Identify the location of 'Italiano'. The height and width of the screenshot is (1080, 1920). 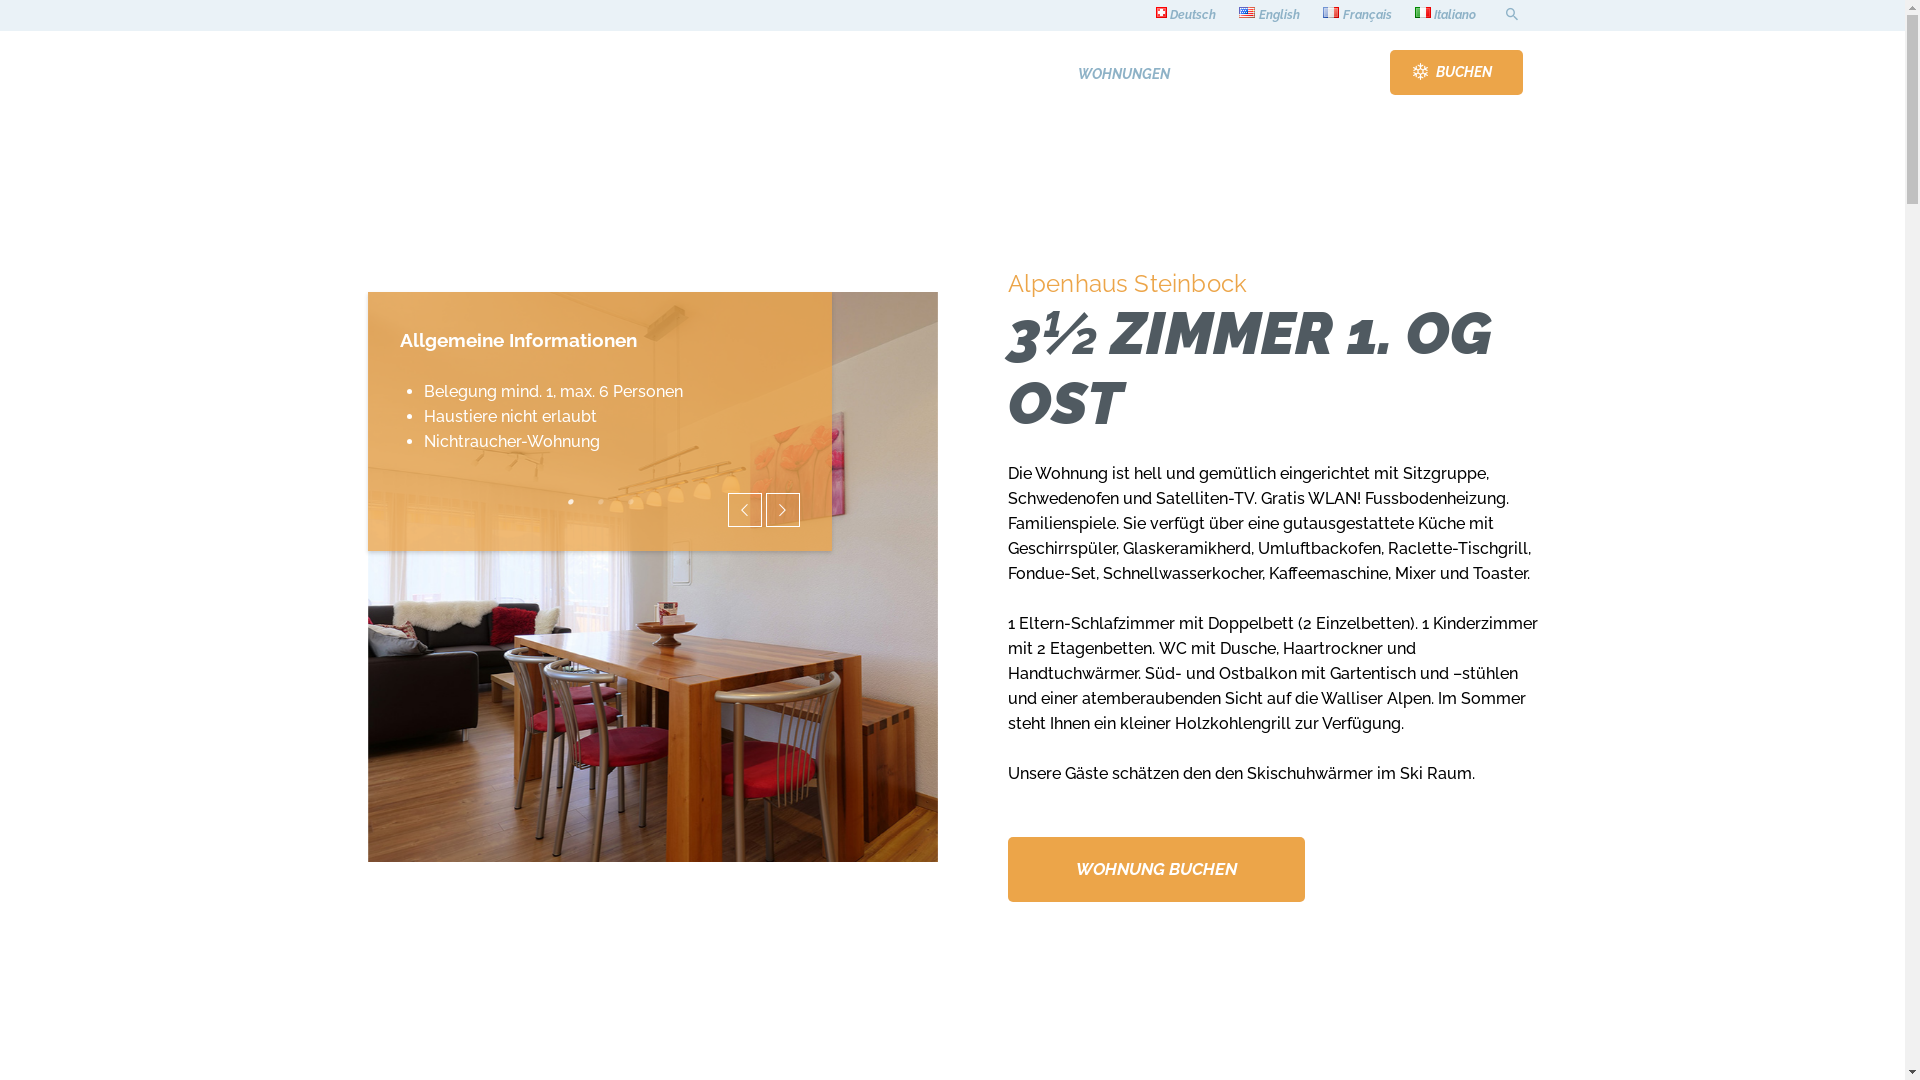
(1401, 15).